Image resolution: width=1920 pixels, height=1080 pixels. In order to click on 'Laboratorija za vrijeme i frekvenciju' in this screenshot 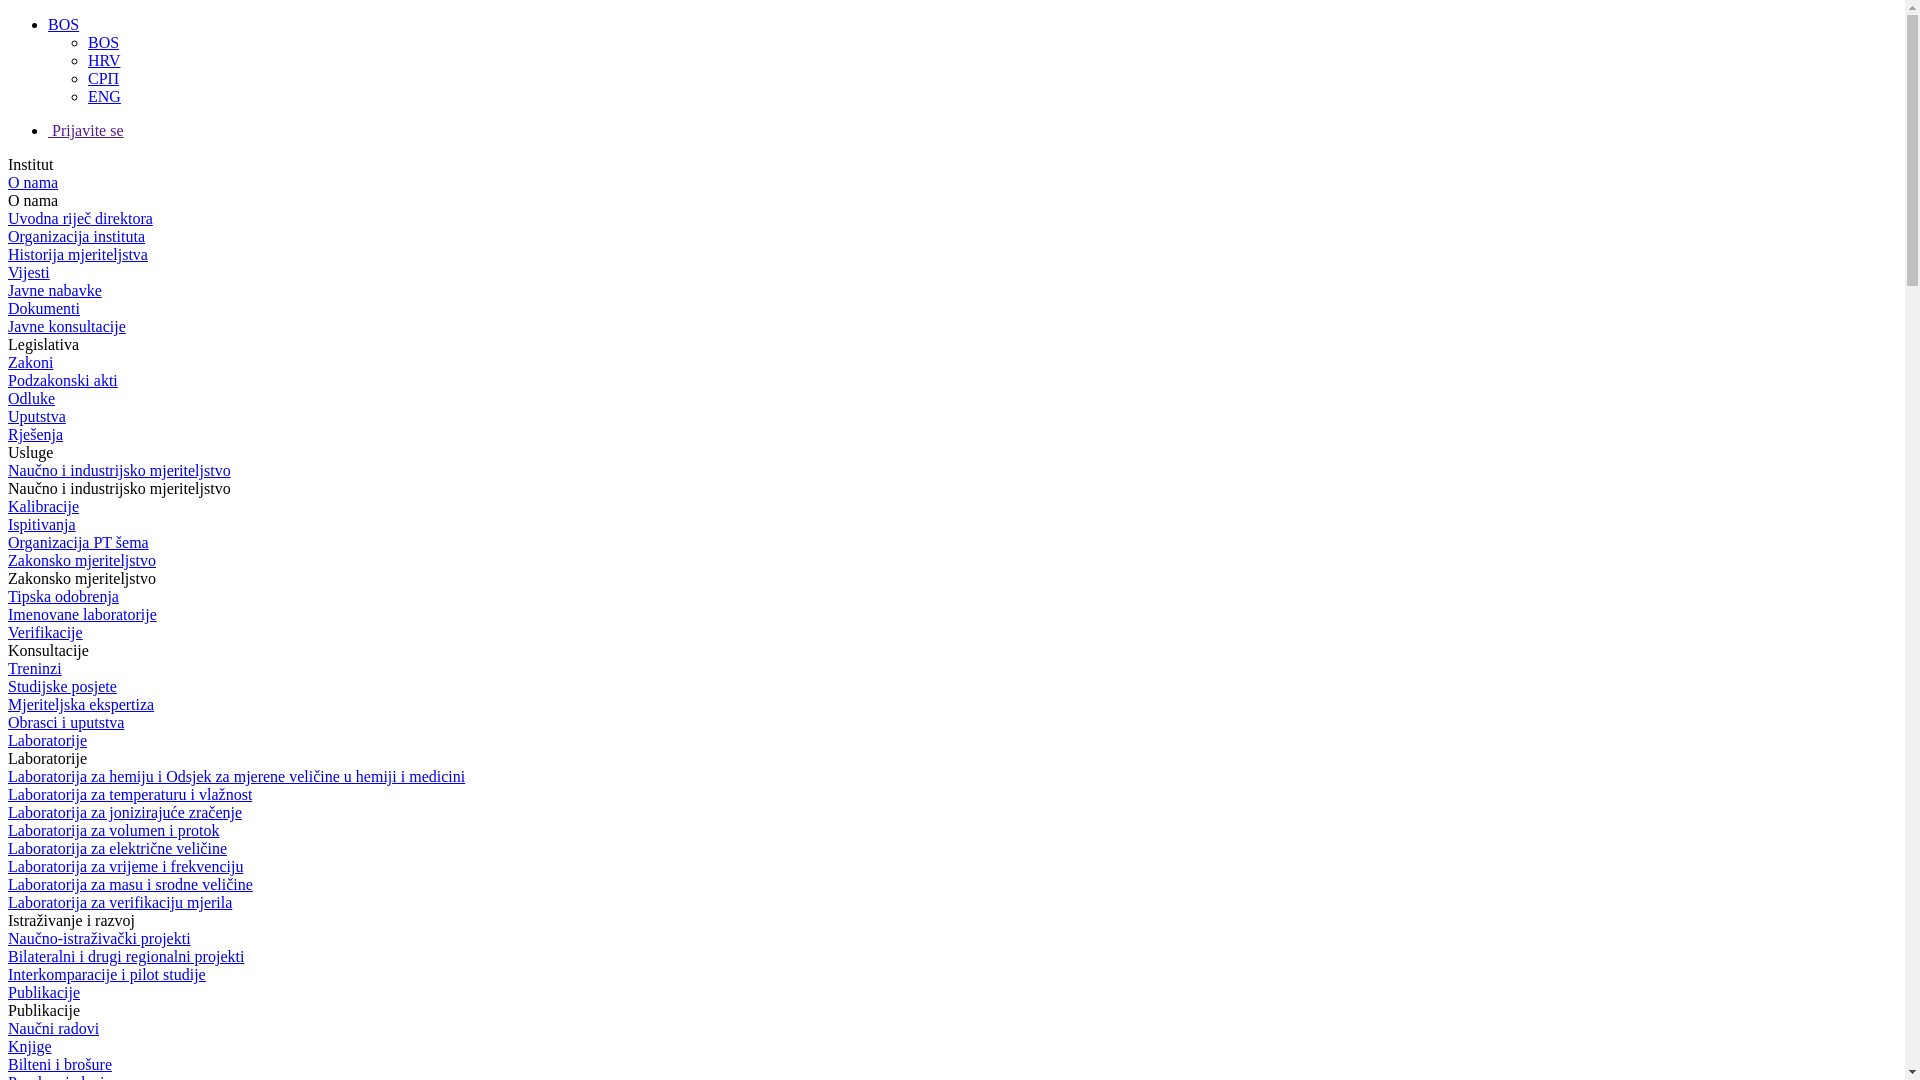, I will do `click(124, 865)`.